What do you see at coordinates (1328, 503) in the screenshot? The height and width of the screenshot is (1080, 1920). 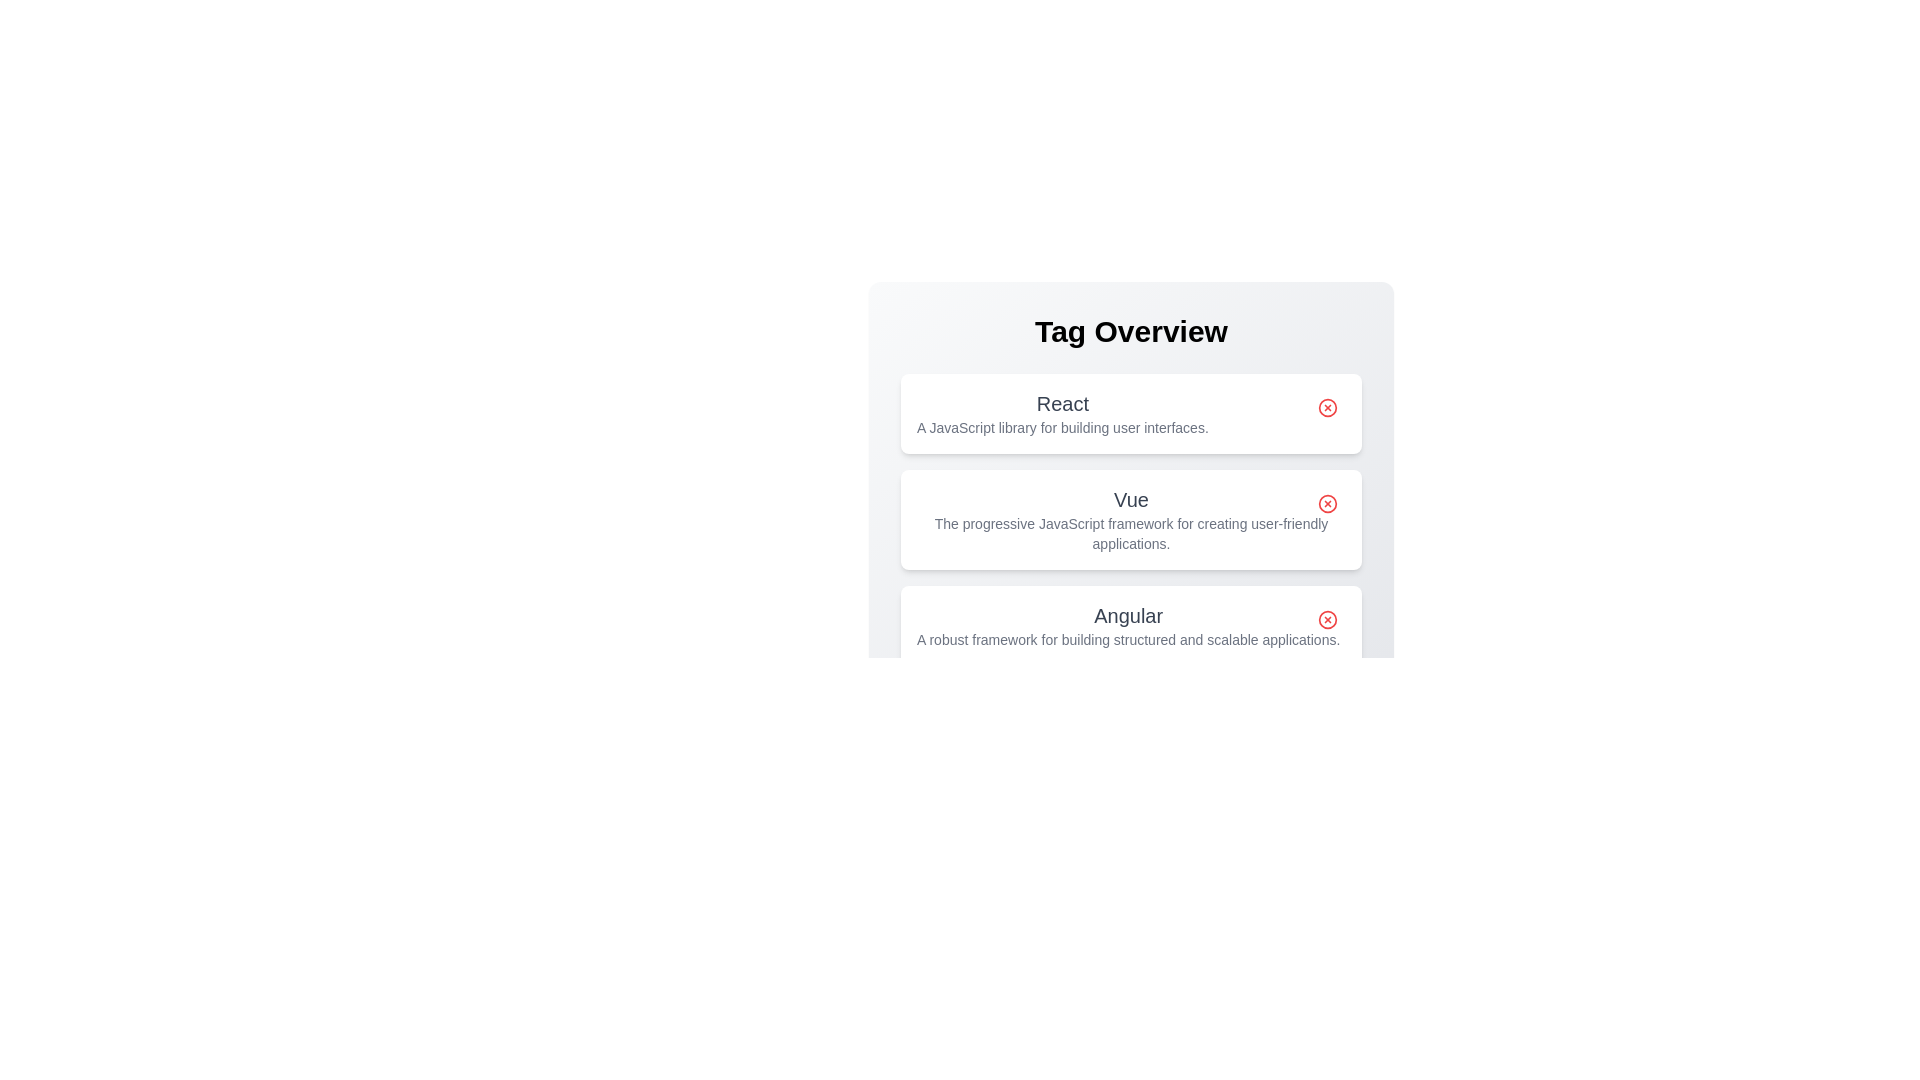 I see `close button on the tag labeled Vue` at bounding box center [1328, 503].